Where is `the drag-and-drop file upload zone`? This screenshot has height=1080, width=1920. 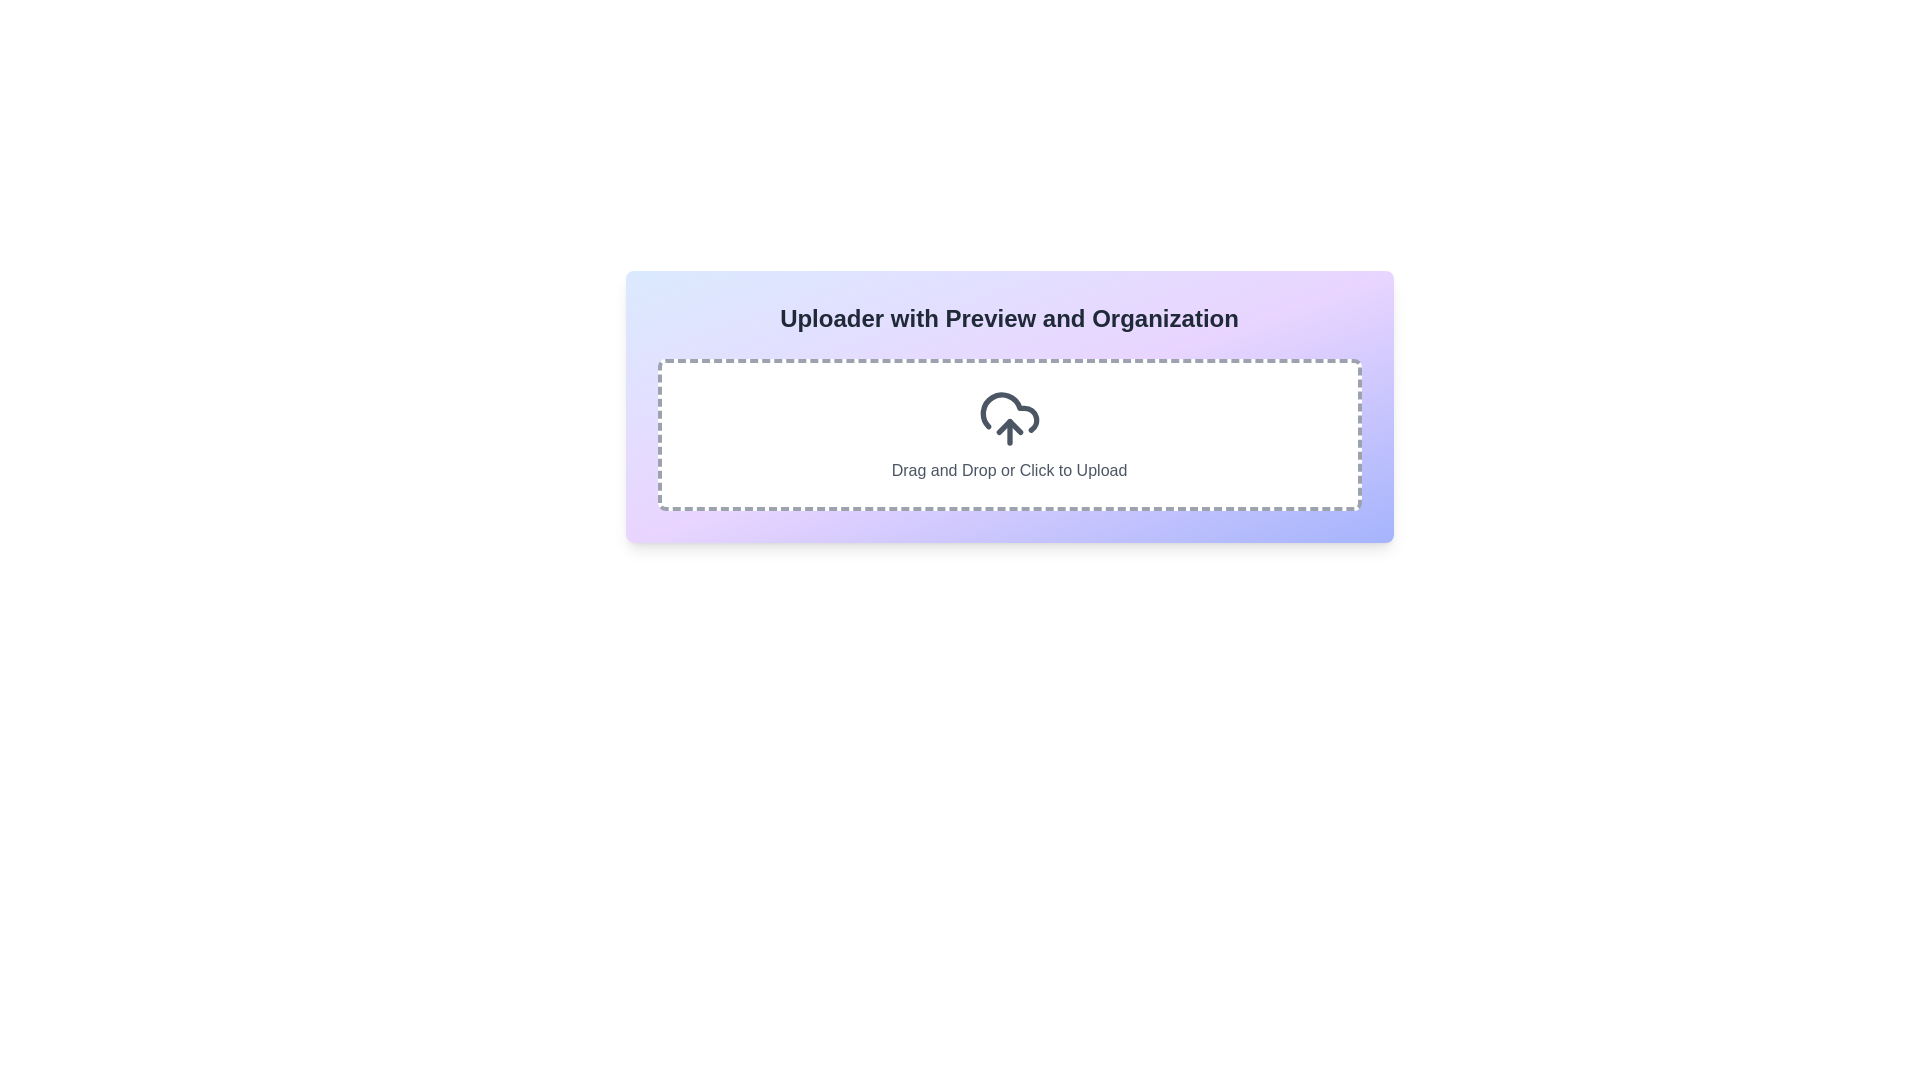 the drag-and-drop file upload zone is located at coordinates (1009, 431).